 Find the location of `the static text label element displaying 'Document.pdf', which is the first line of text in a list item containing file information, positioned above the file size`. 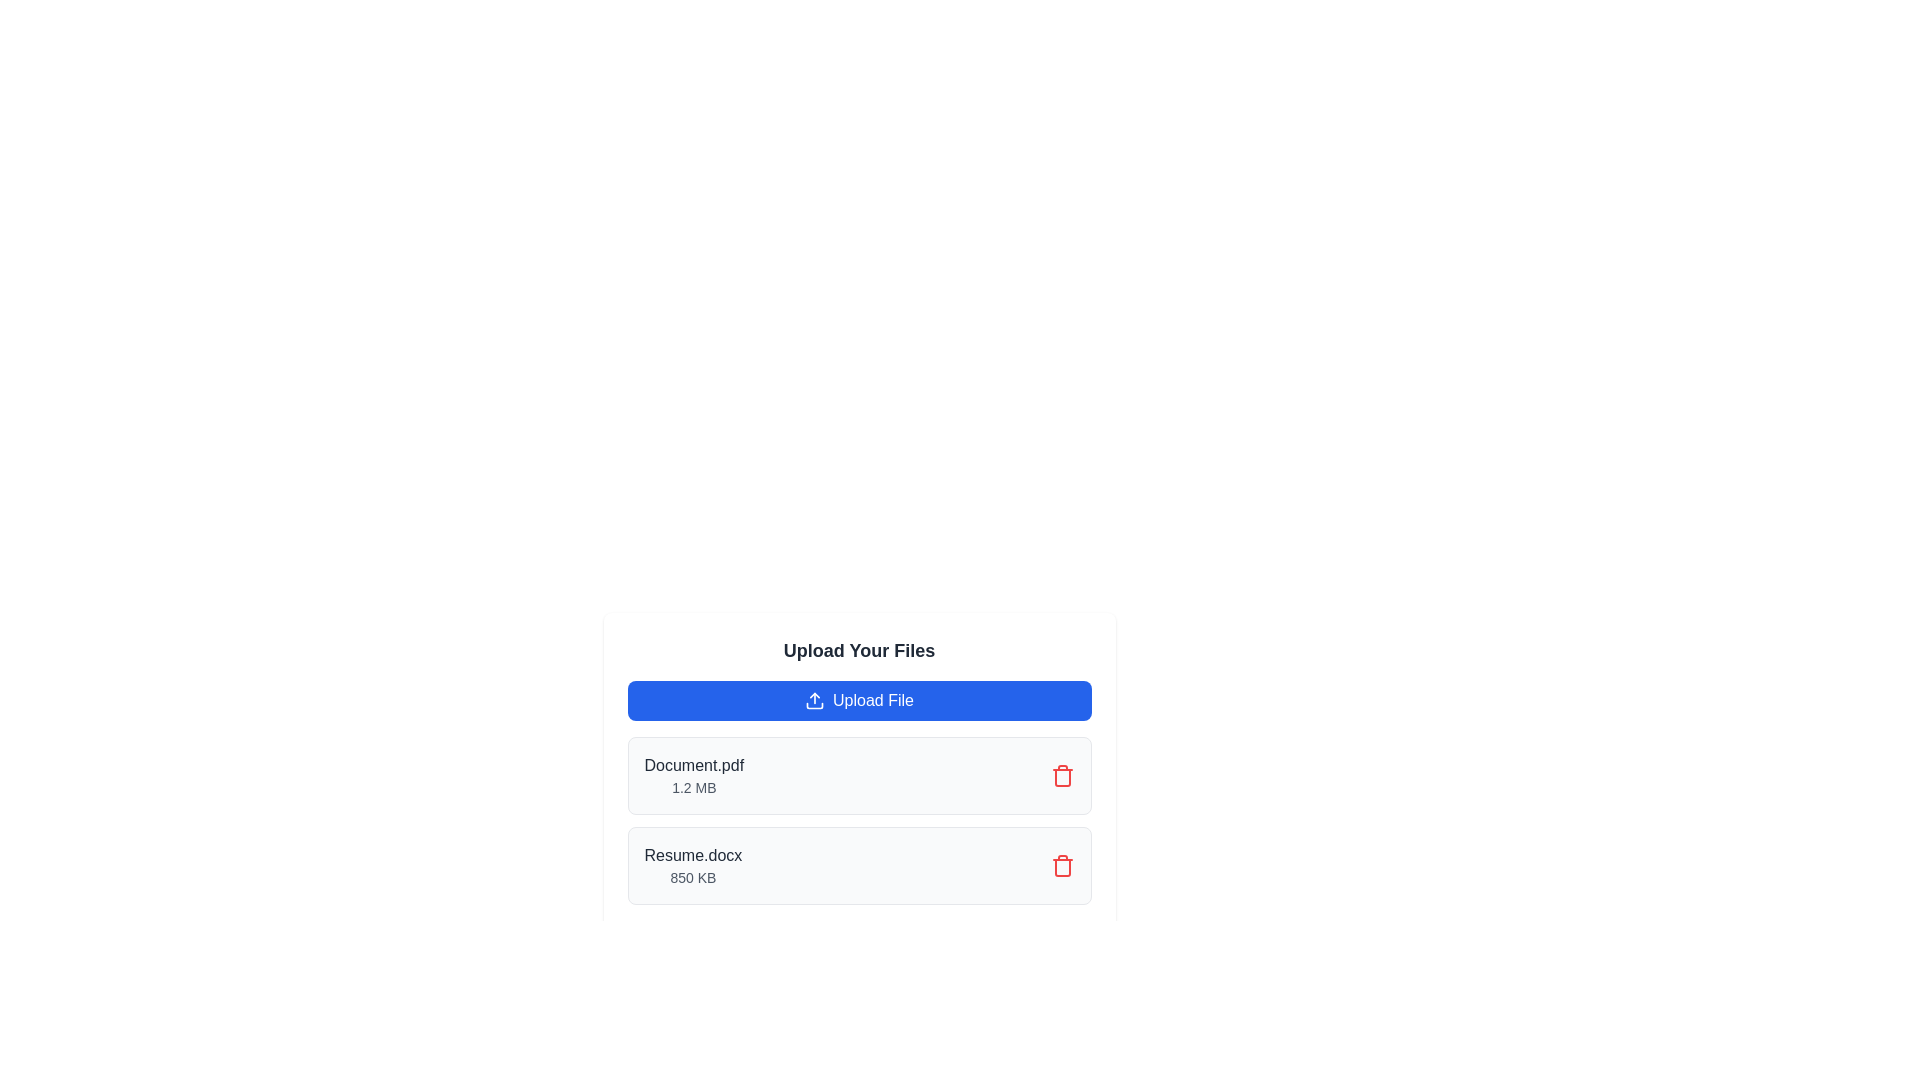

the static text label element displaying 'Document.pdf', which is the first line of text in a list item containing file information, positioned above the file size is located at coordinates (694, 765).